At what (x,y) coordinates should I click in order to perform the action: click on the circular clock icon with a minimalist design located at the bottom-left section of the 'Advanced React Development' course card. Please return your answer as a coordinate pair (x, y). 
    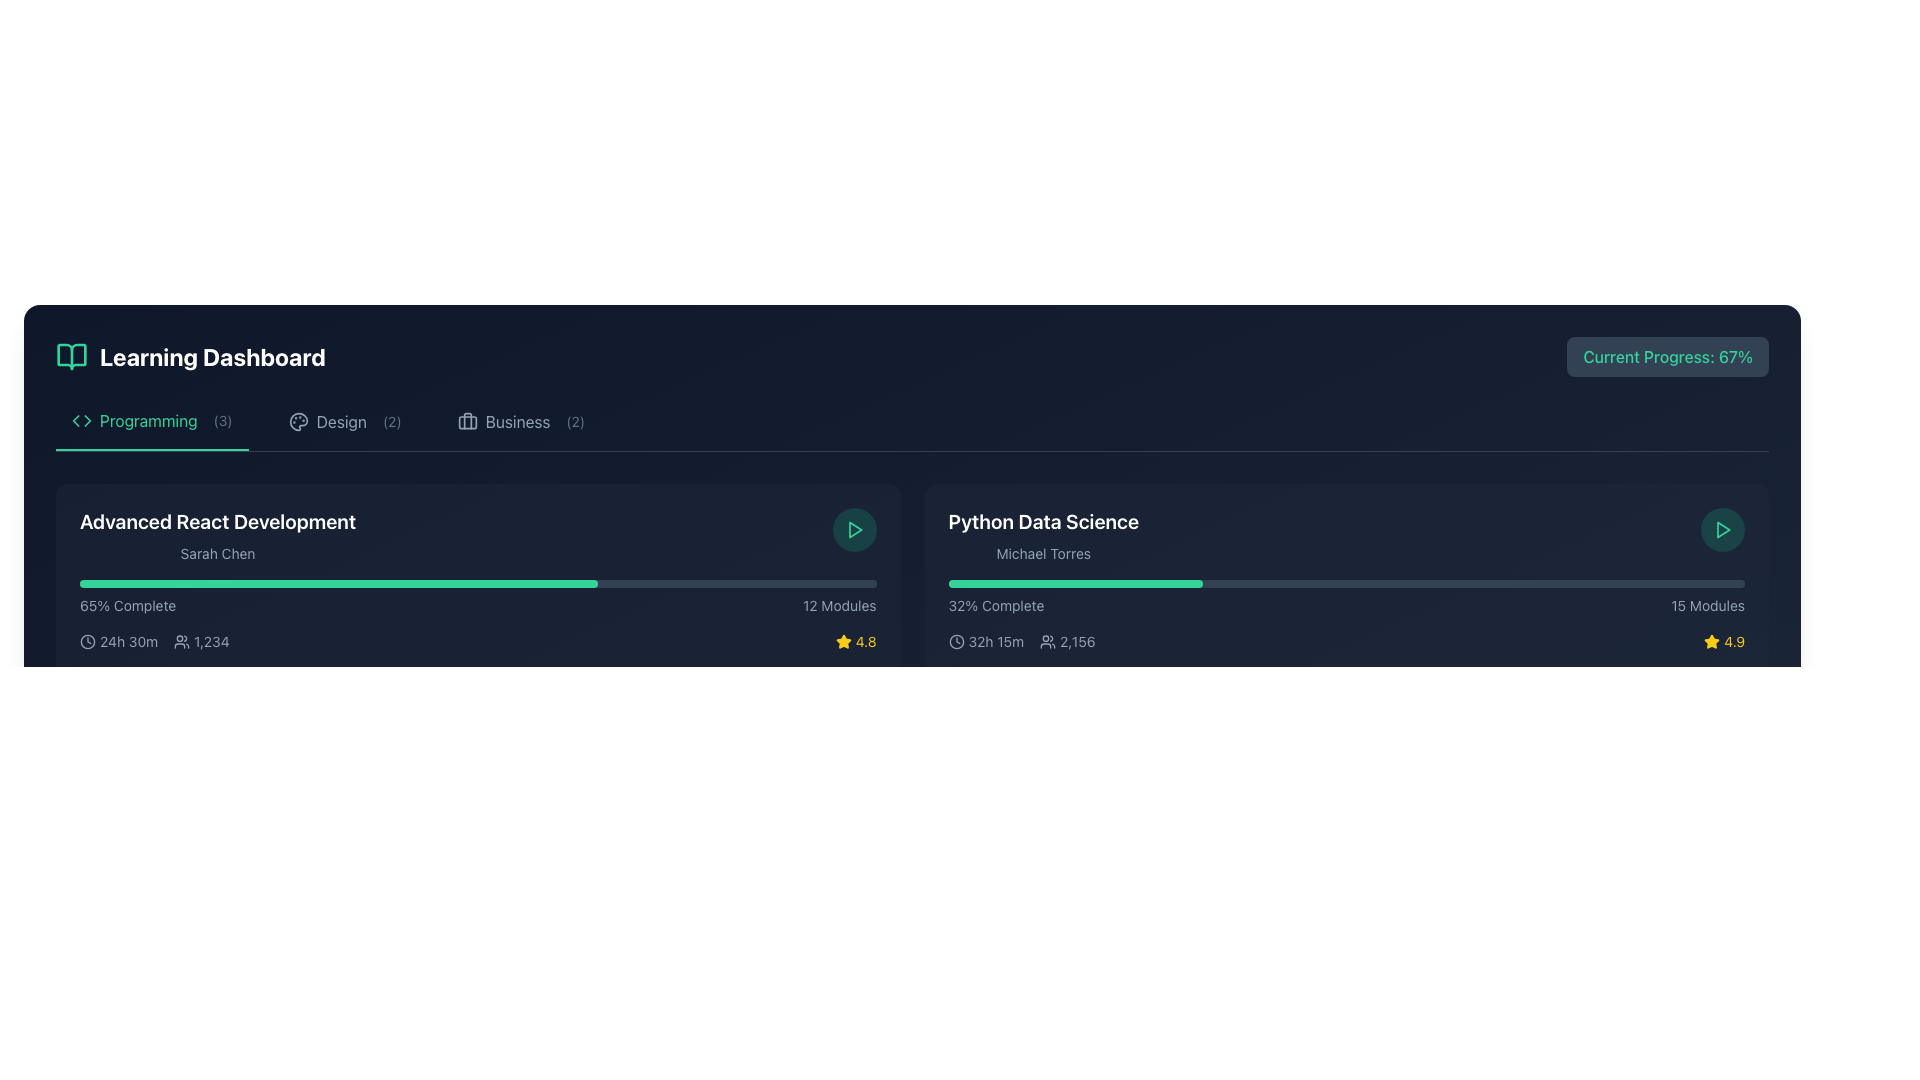
    Looking at the image, I should click on (86, 641).